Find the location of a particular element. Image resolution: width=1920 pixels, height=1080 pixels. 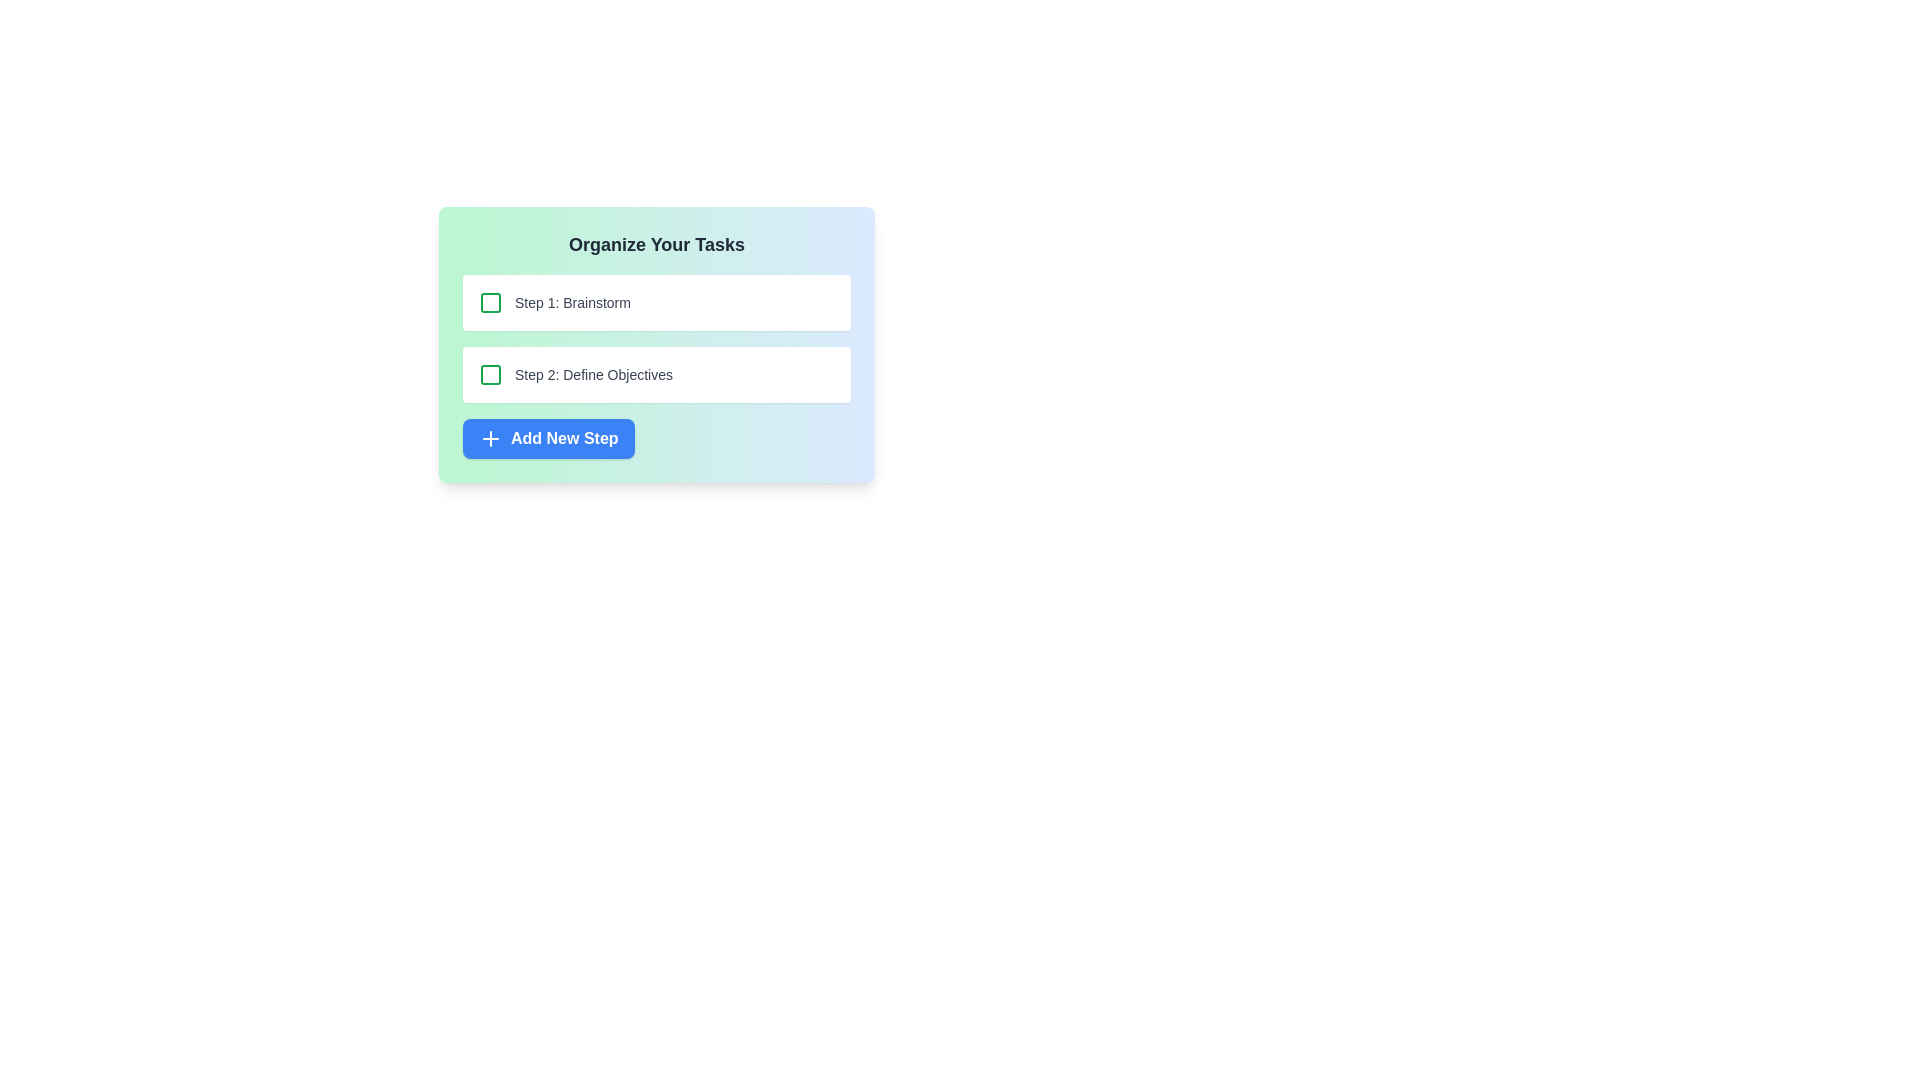

the text label 'Add New Step' which is displayed in white font within a blue rectangular button located at the bottom-left corner of a card interface is located at coordinates (563, 438).